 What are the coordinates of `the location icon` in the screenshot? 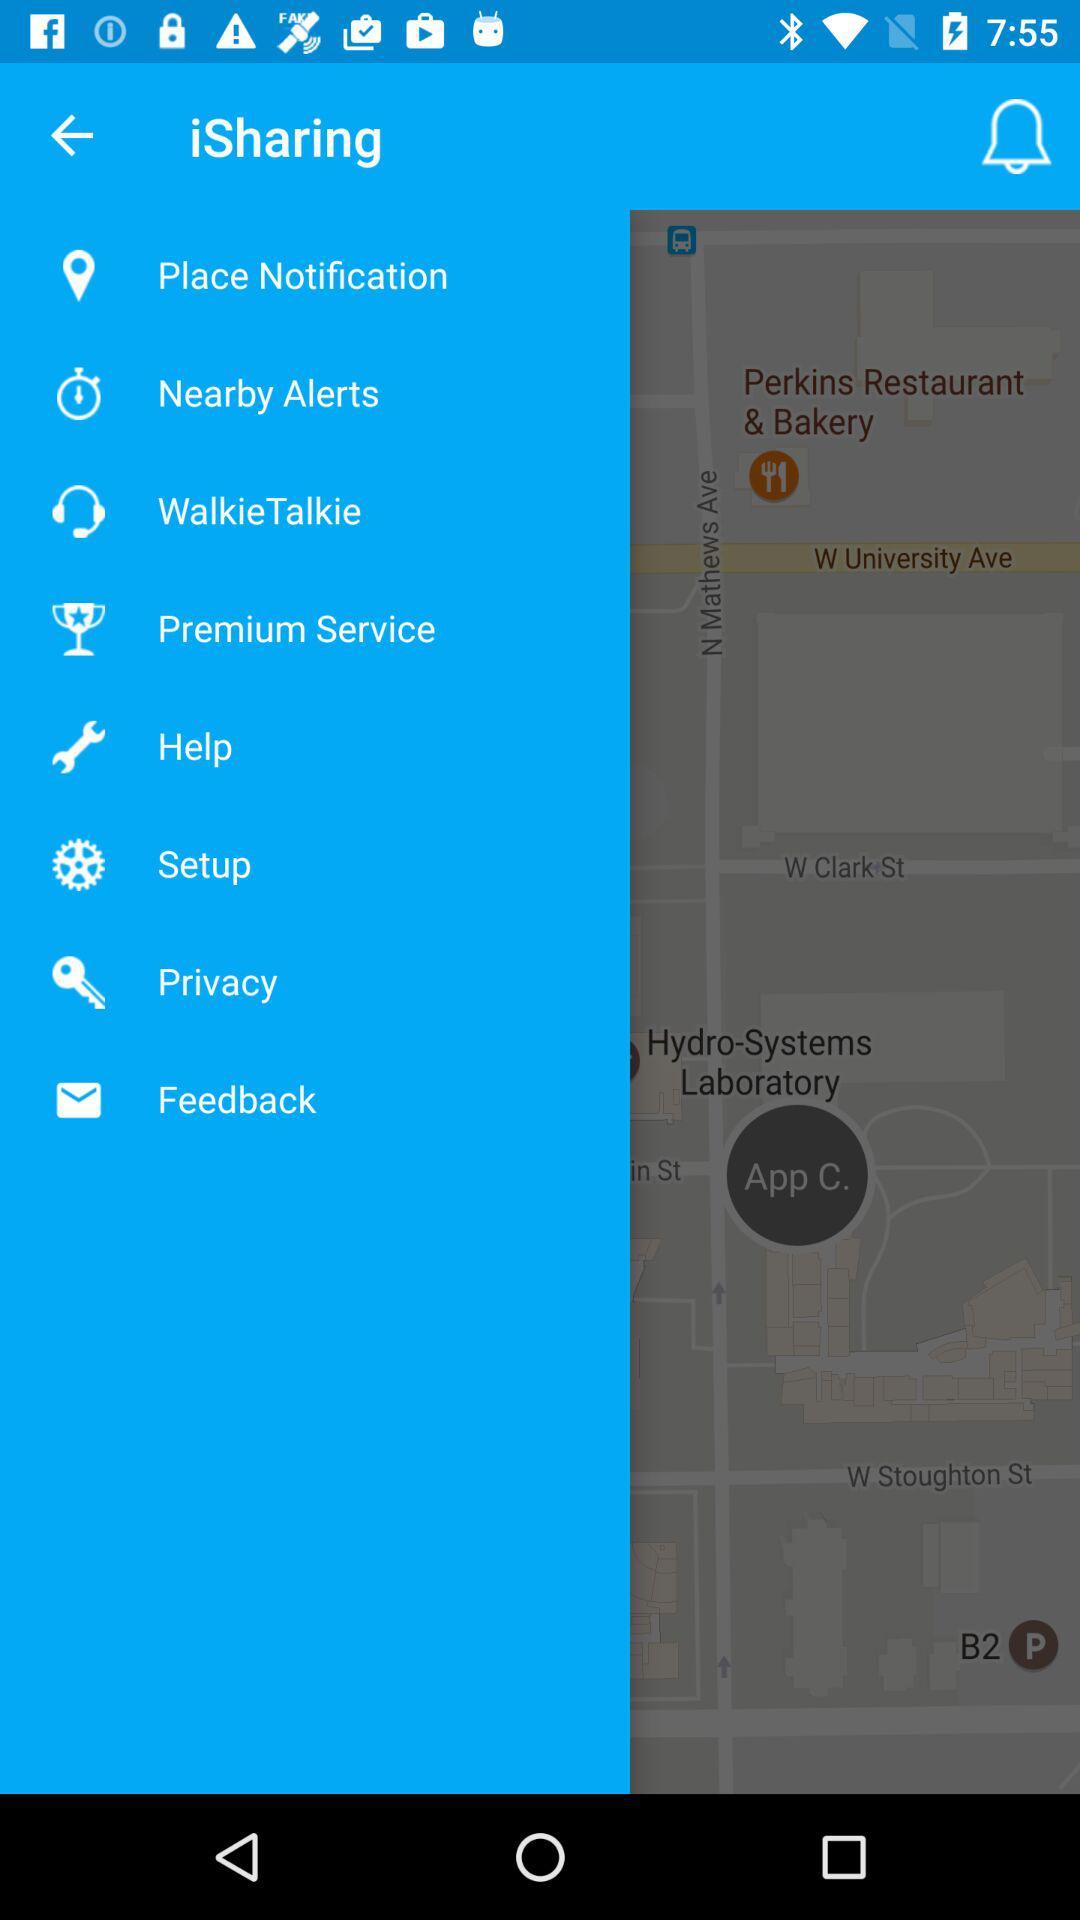 It's located at (64, 274).